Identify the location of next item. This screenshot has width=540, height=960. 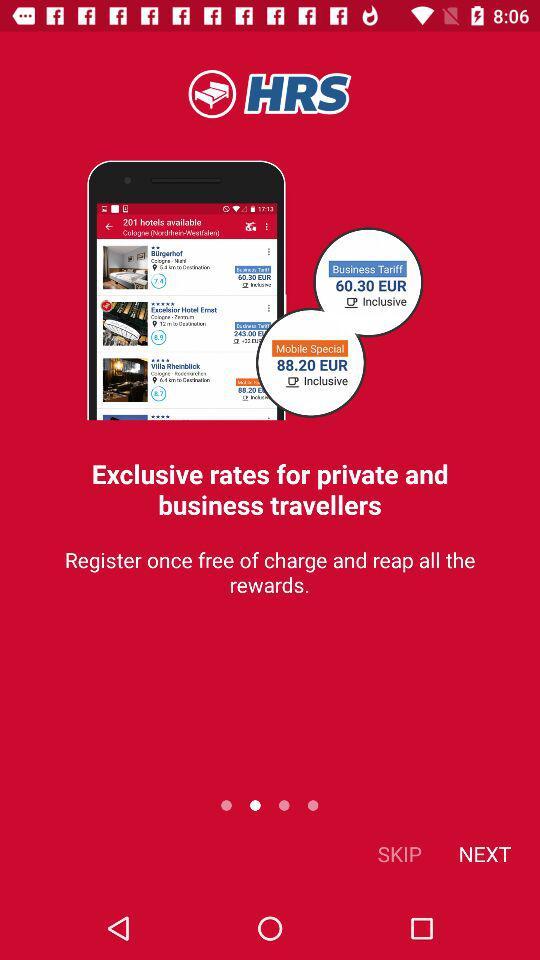
(483, 852).